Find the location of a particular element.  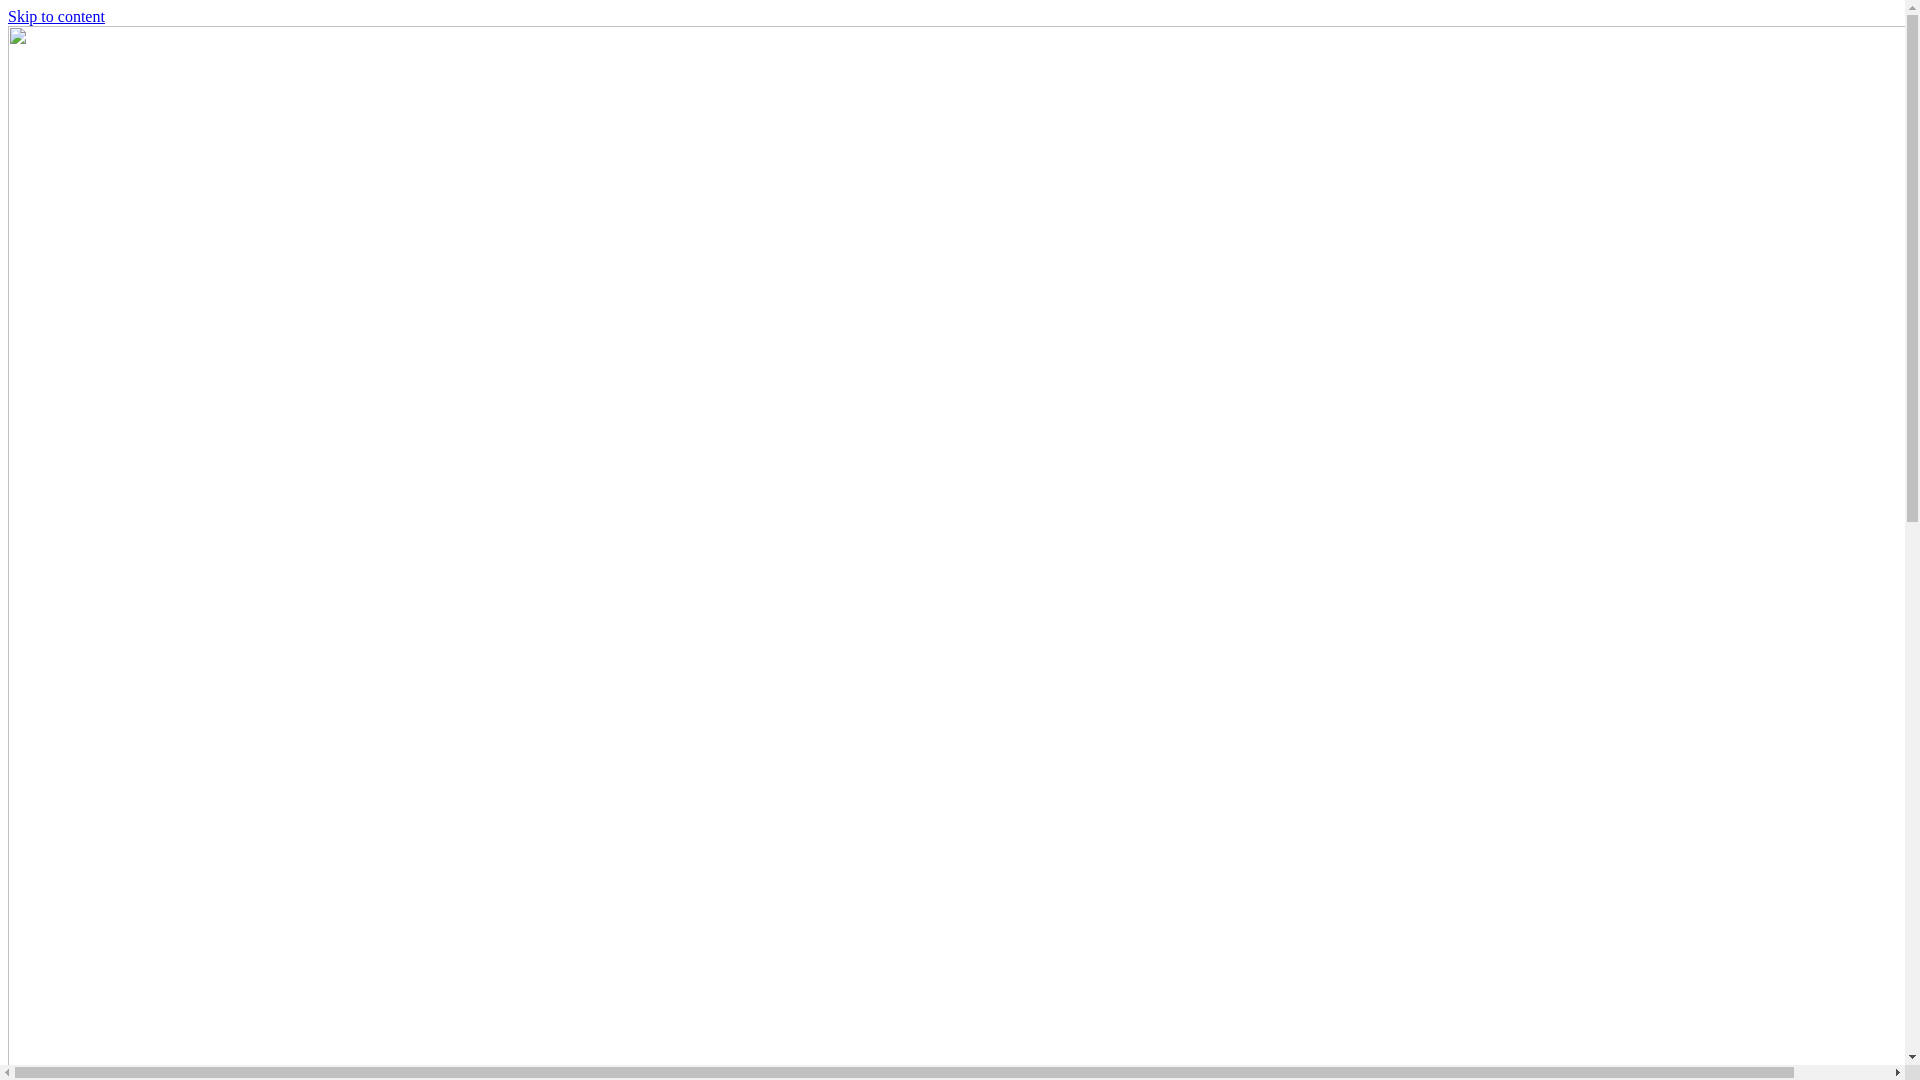

'Skip to content' is located at coordinates (56, 16).